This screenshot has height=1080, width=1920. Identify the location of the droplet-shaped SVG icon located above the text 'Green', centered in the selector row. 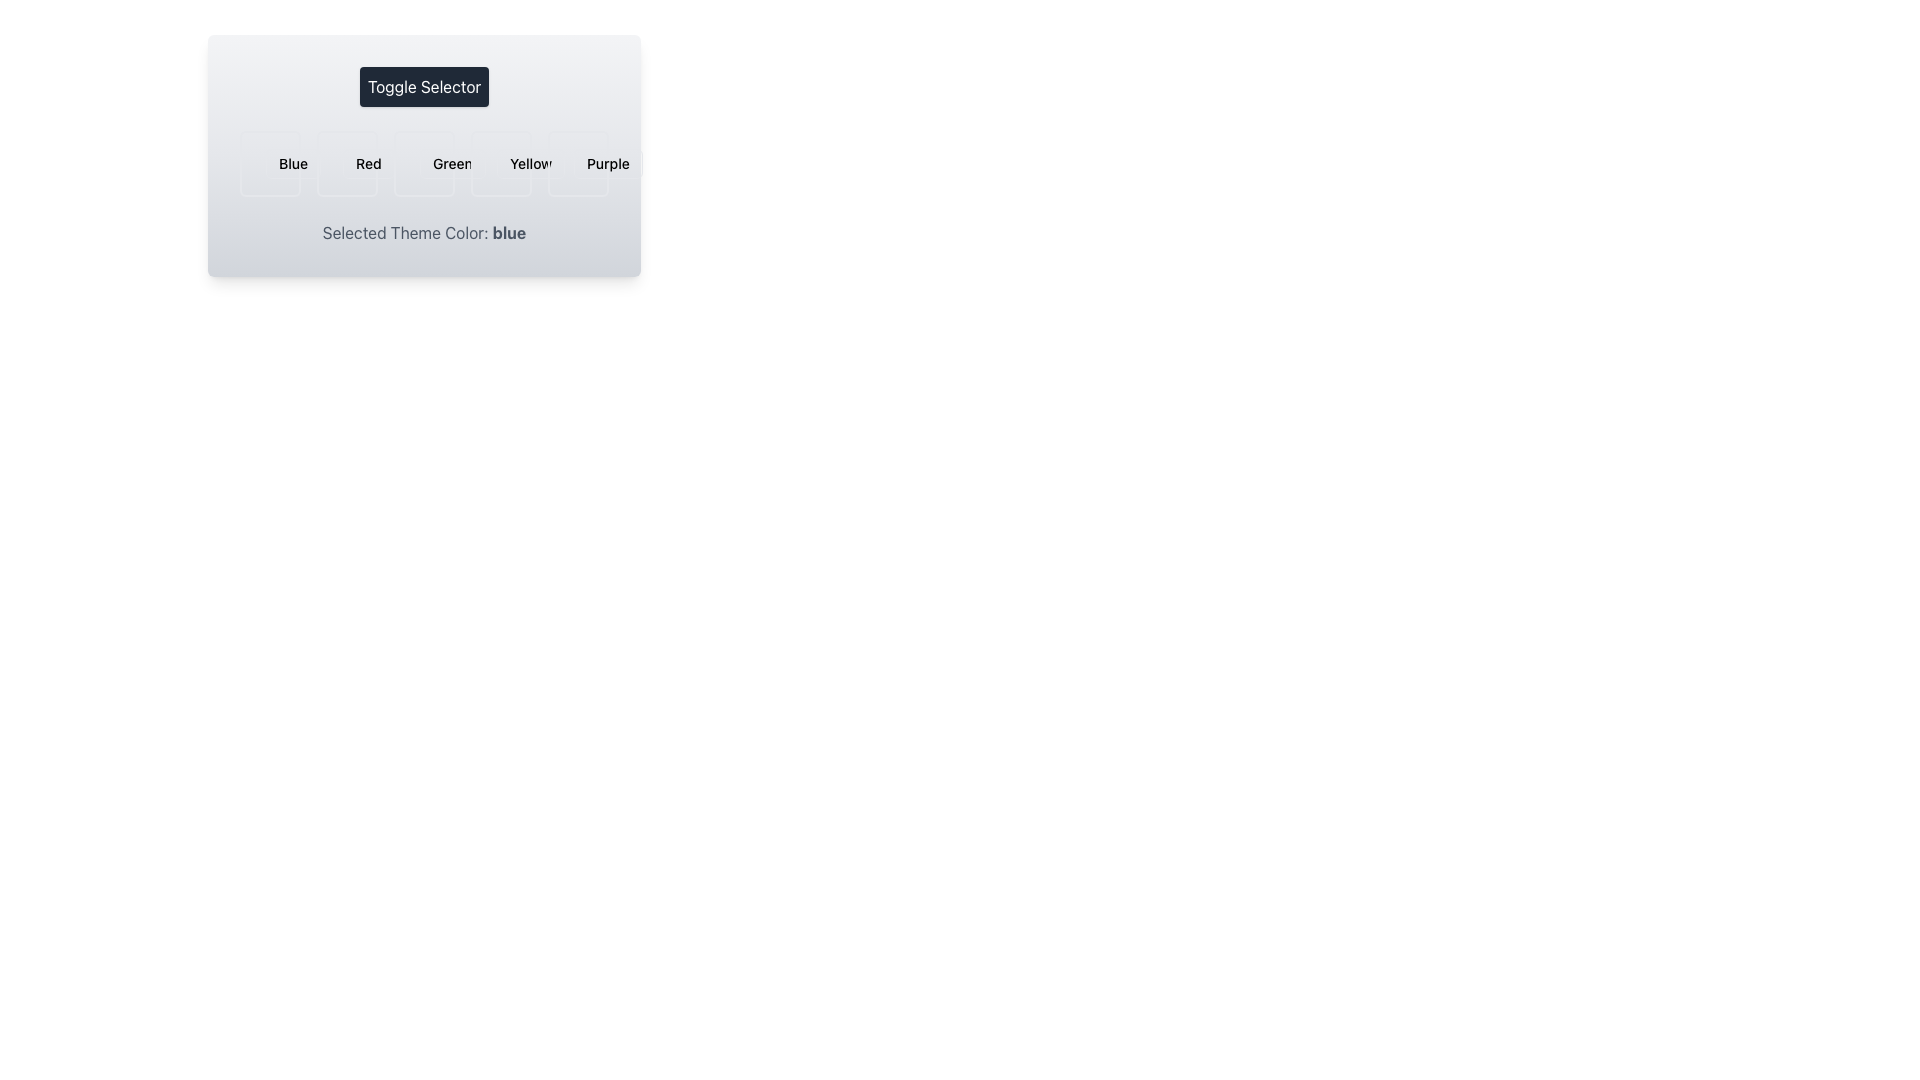
(422, 163).